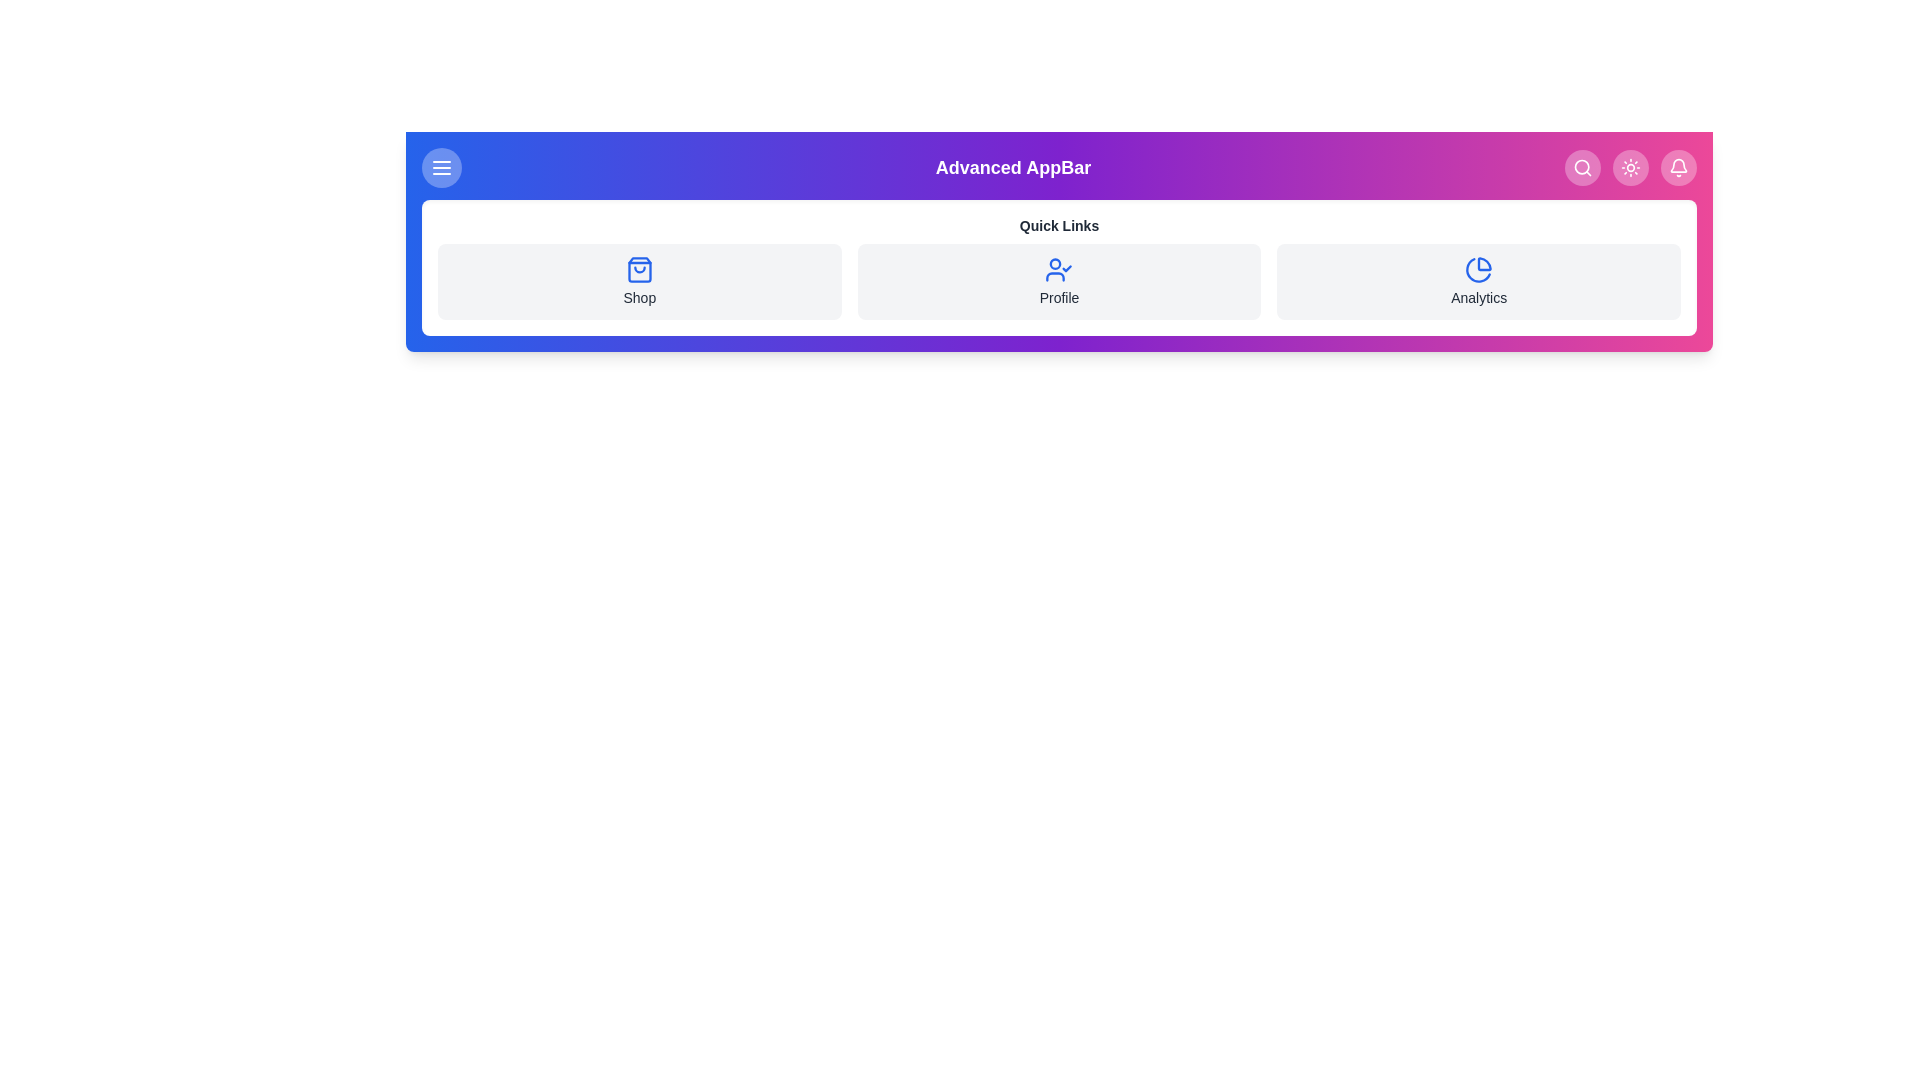  I want to click on the quick link labeled Profile, so click(1058, 281).